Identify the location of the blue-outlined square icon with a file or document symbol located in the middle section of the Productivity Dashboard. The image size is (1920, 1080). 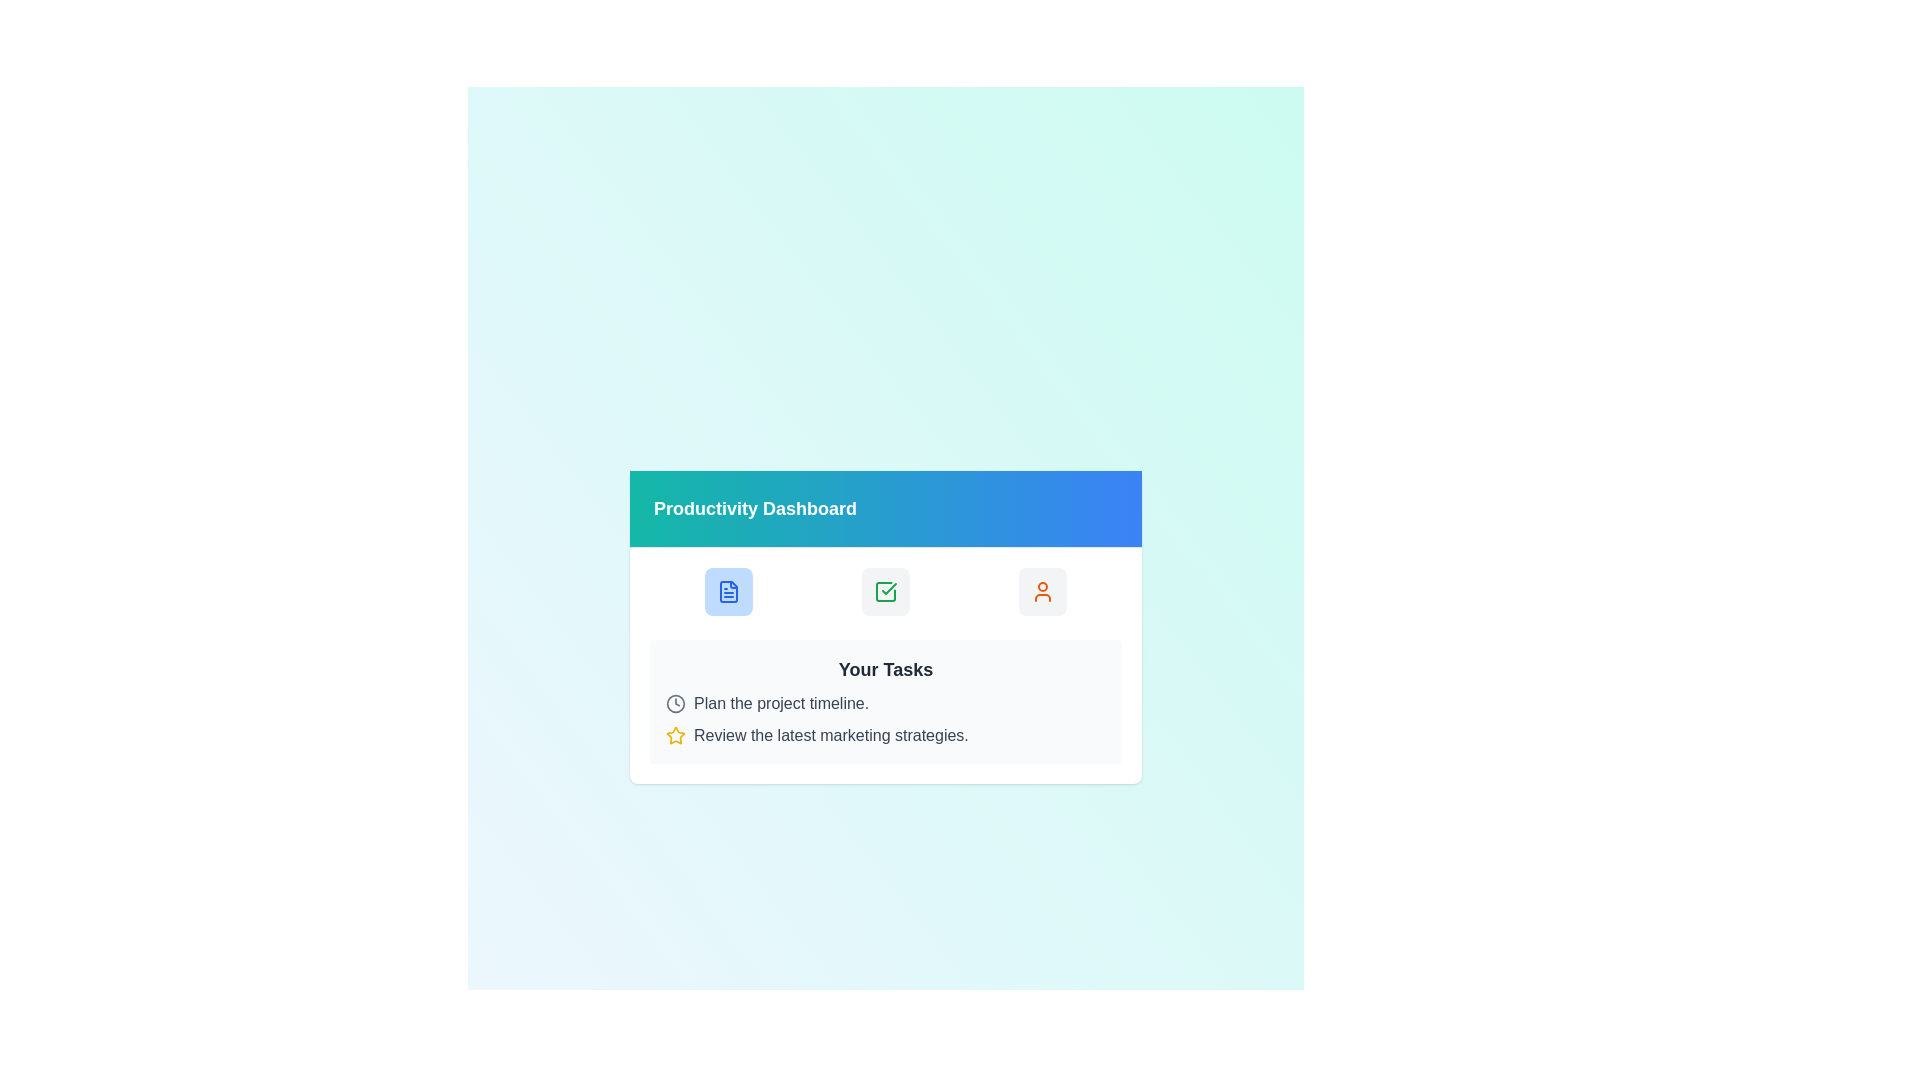
(727, 590).